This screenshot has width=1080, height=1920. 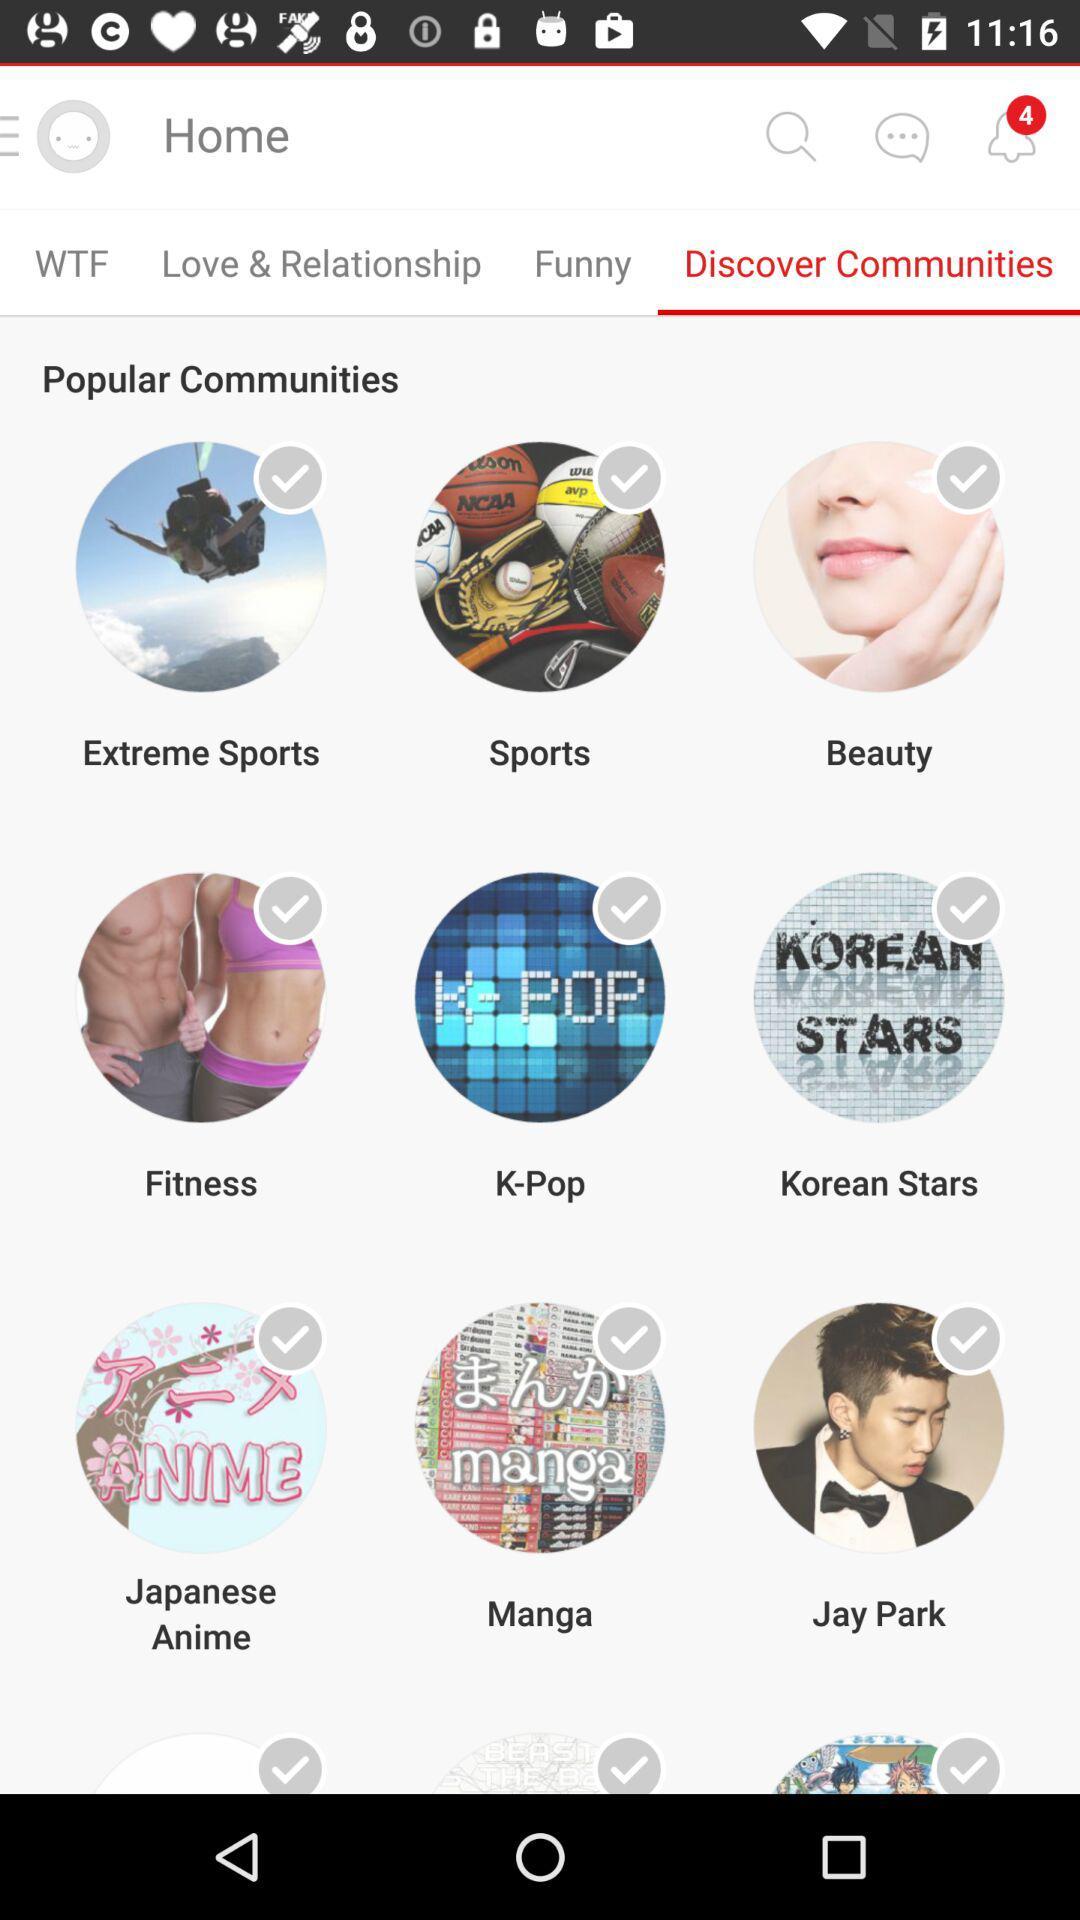 What do you see at coordinates (290, 1763) in the screenshot?
I see `this selection` at bounding box center [290, 1763].